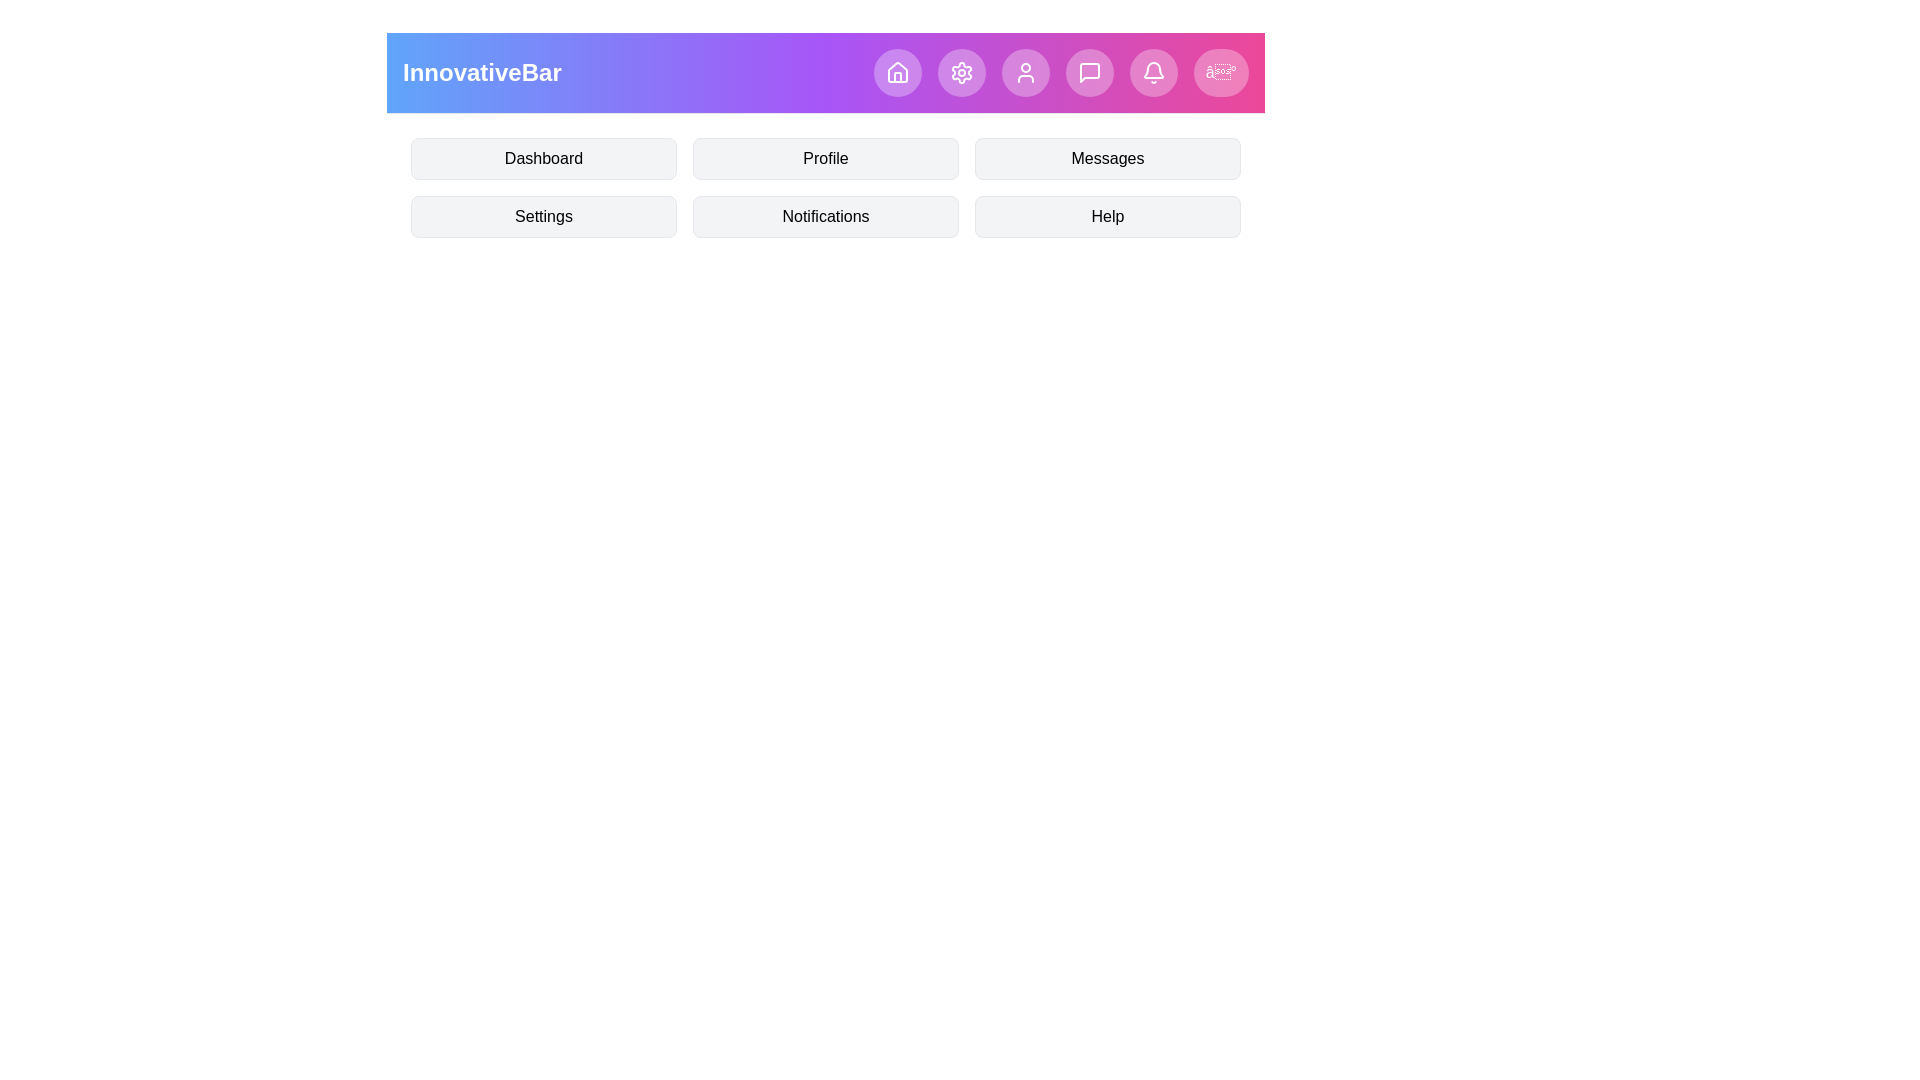 Image resolution: width=1920 pixels, height=1080 pixels. What do you see at coordinates (1219, 72) in the screenshot?
I see `the menu button to toggle the menu visibility` at bounding box center [1219, 72].